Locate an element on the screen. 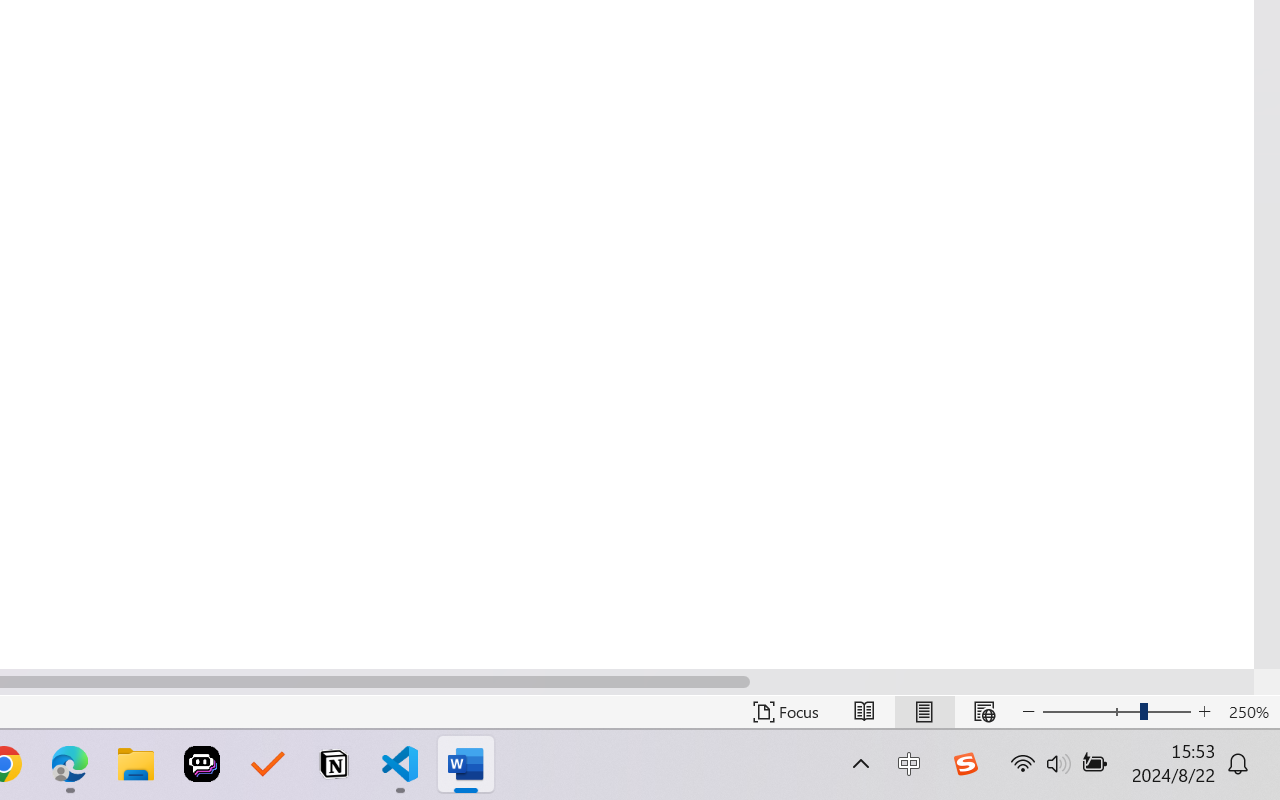 This screenshot has width=1280, height=800. 'Class: Image' is located at coordinates (965, 764).